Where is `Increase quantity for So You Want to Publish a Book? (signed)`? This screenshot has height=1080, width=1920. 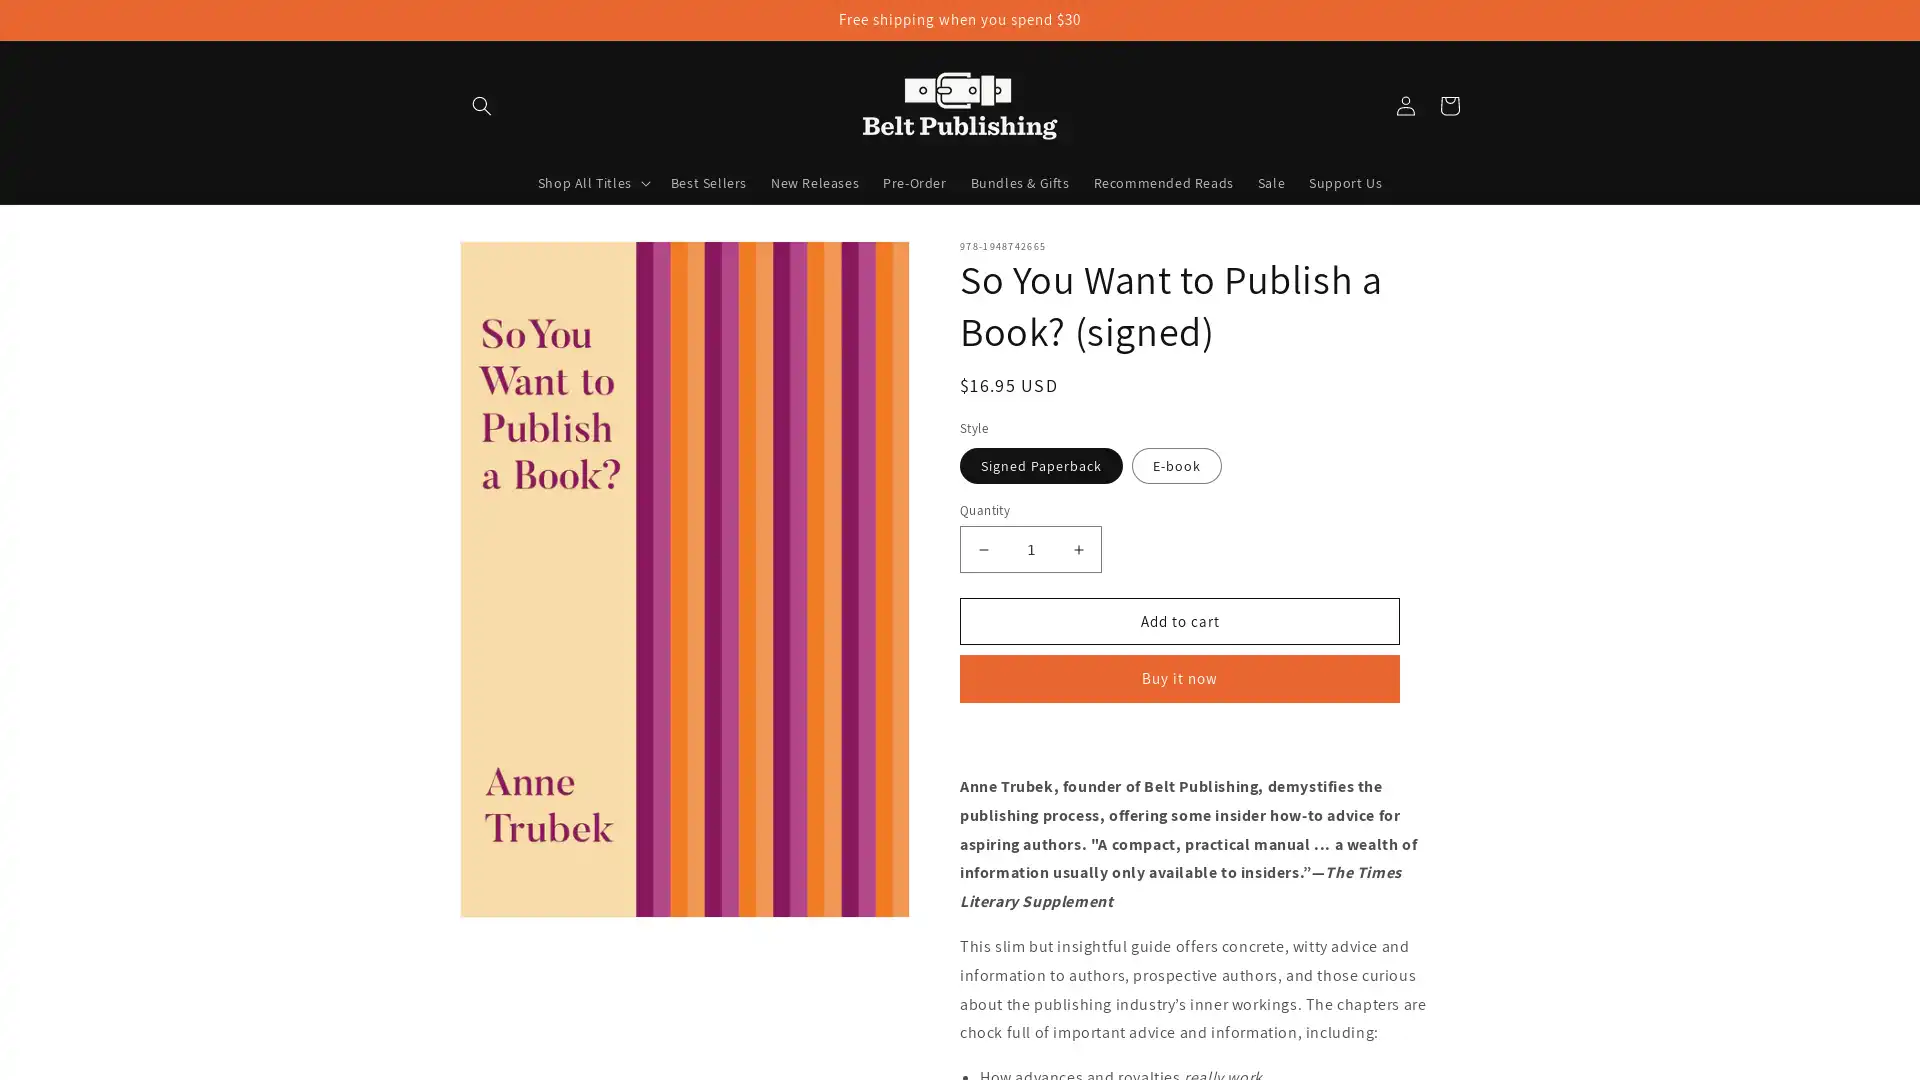
Increase quantity for So You Want to Publish a Book? (signed) is located at coordinates (1077, 549).